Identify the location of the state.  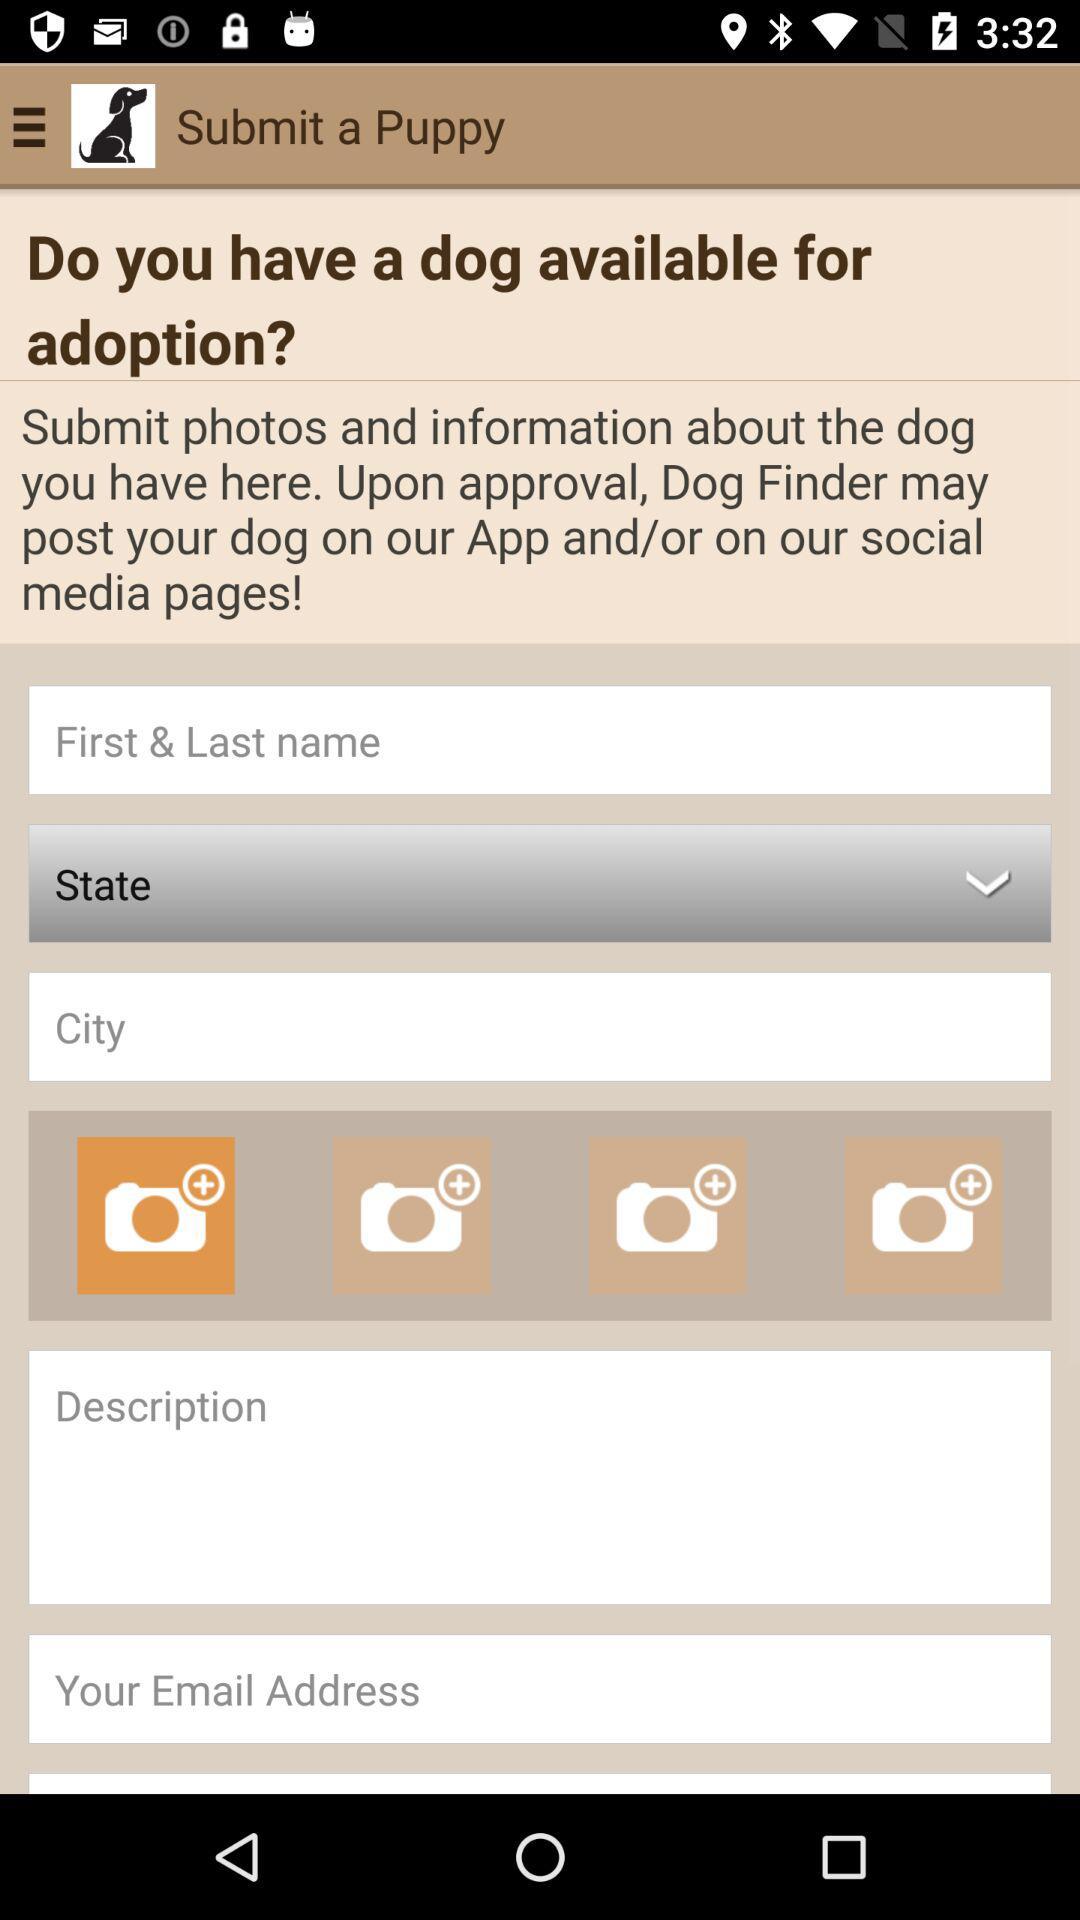
(540, 882).